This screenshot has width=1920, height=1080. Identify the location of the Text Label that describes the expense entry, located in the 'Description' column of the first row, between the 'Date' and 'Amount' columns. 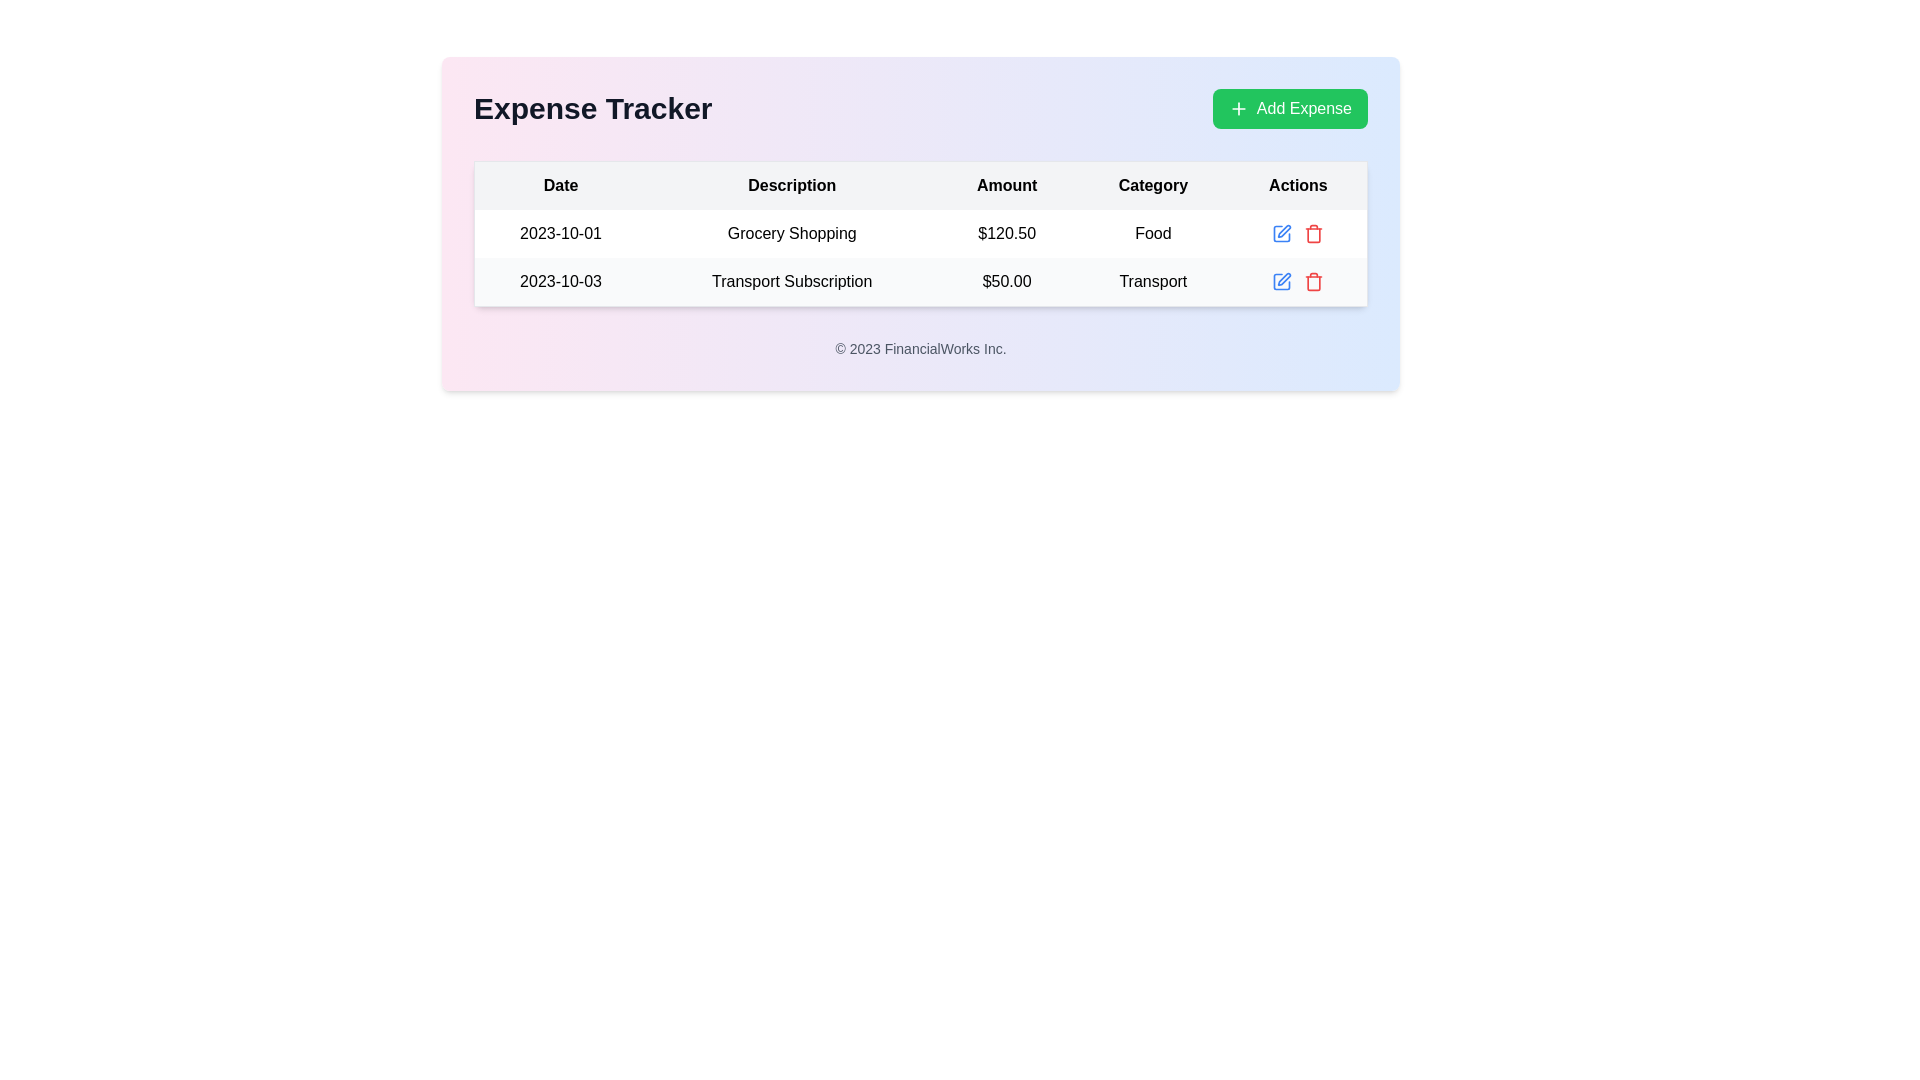
(791, 233).